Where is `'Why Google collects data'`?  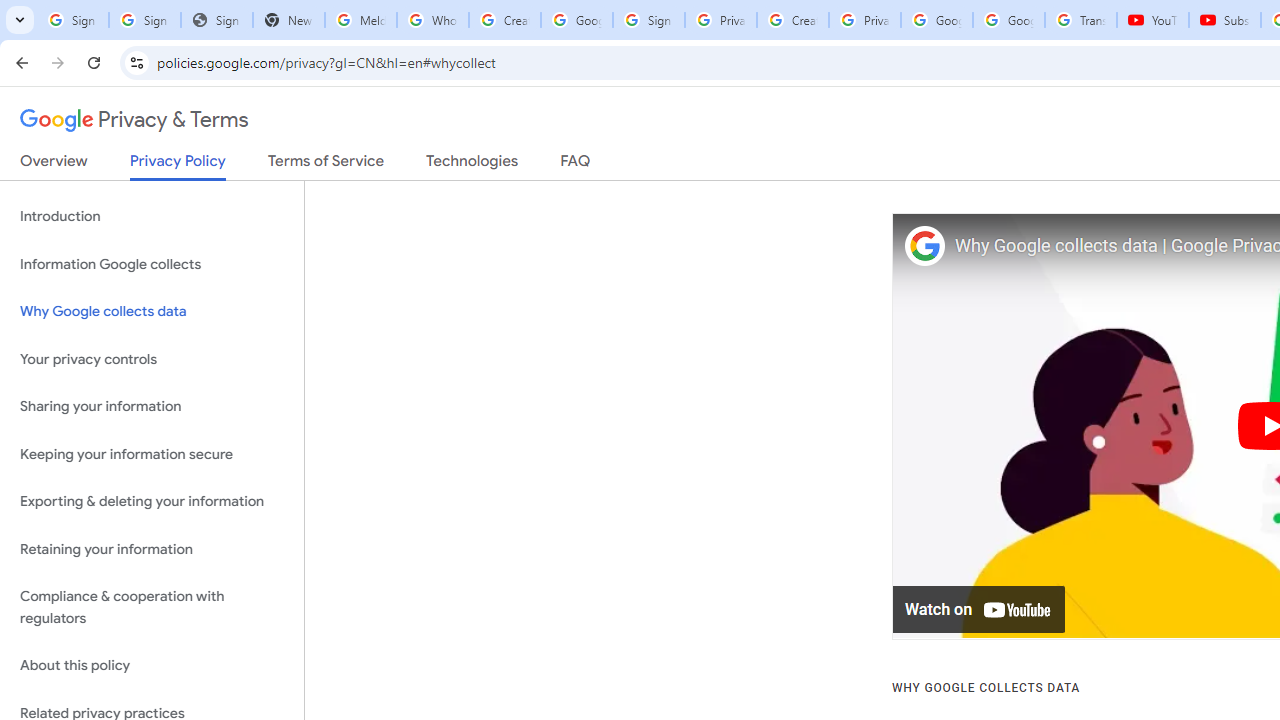 'Why Google collects data' is located at coordinates (151, 312).